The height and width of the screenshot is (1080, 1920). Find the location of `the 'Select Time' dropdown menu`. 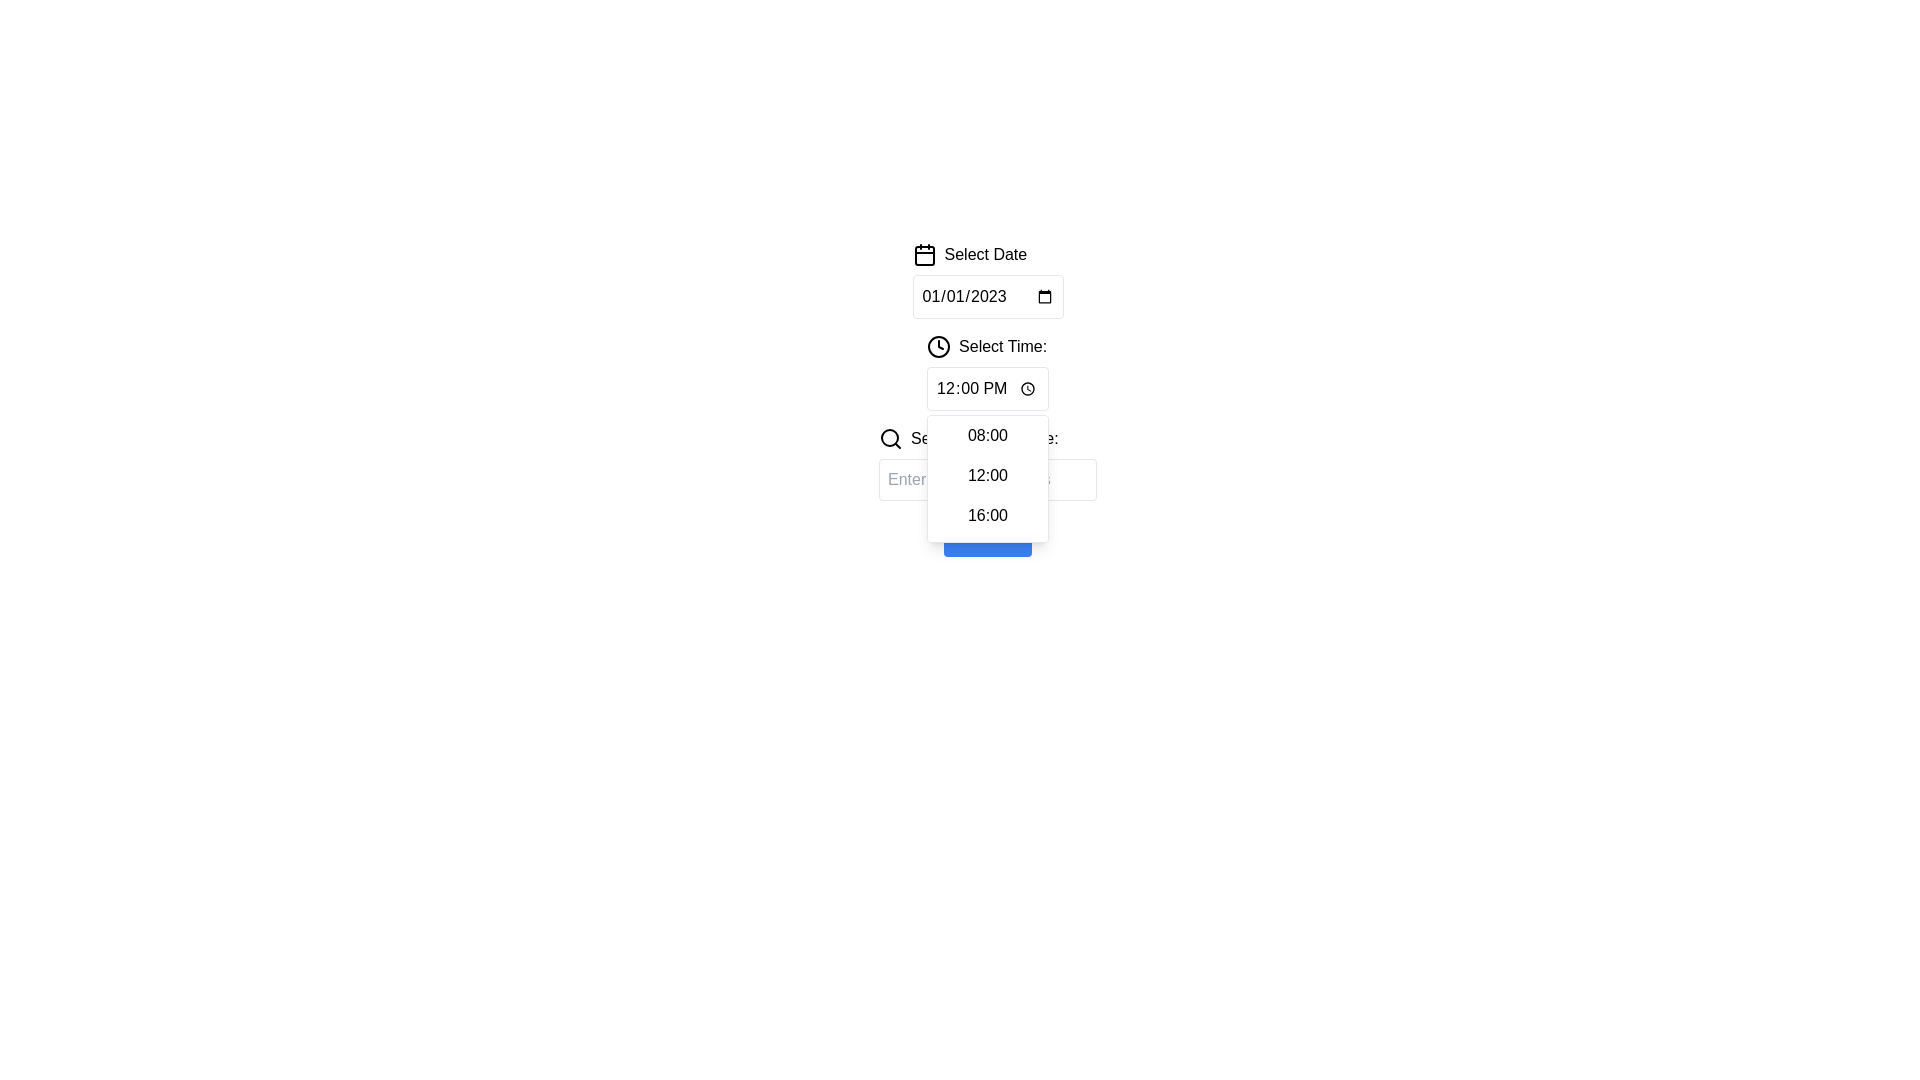

the 'Select Time' dropdown menu is located at coordinates (988, 373).